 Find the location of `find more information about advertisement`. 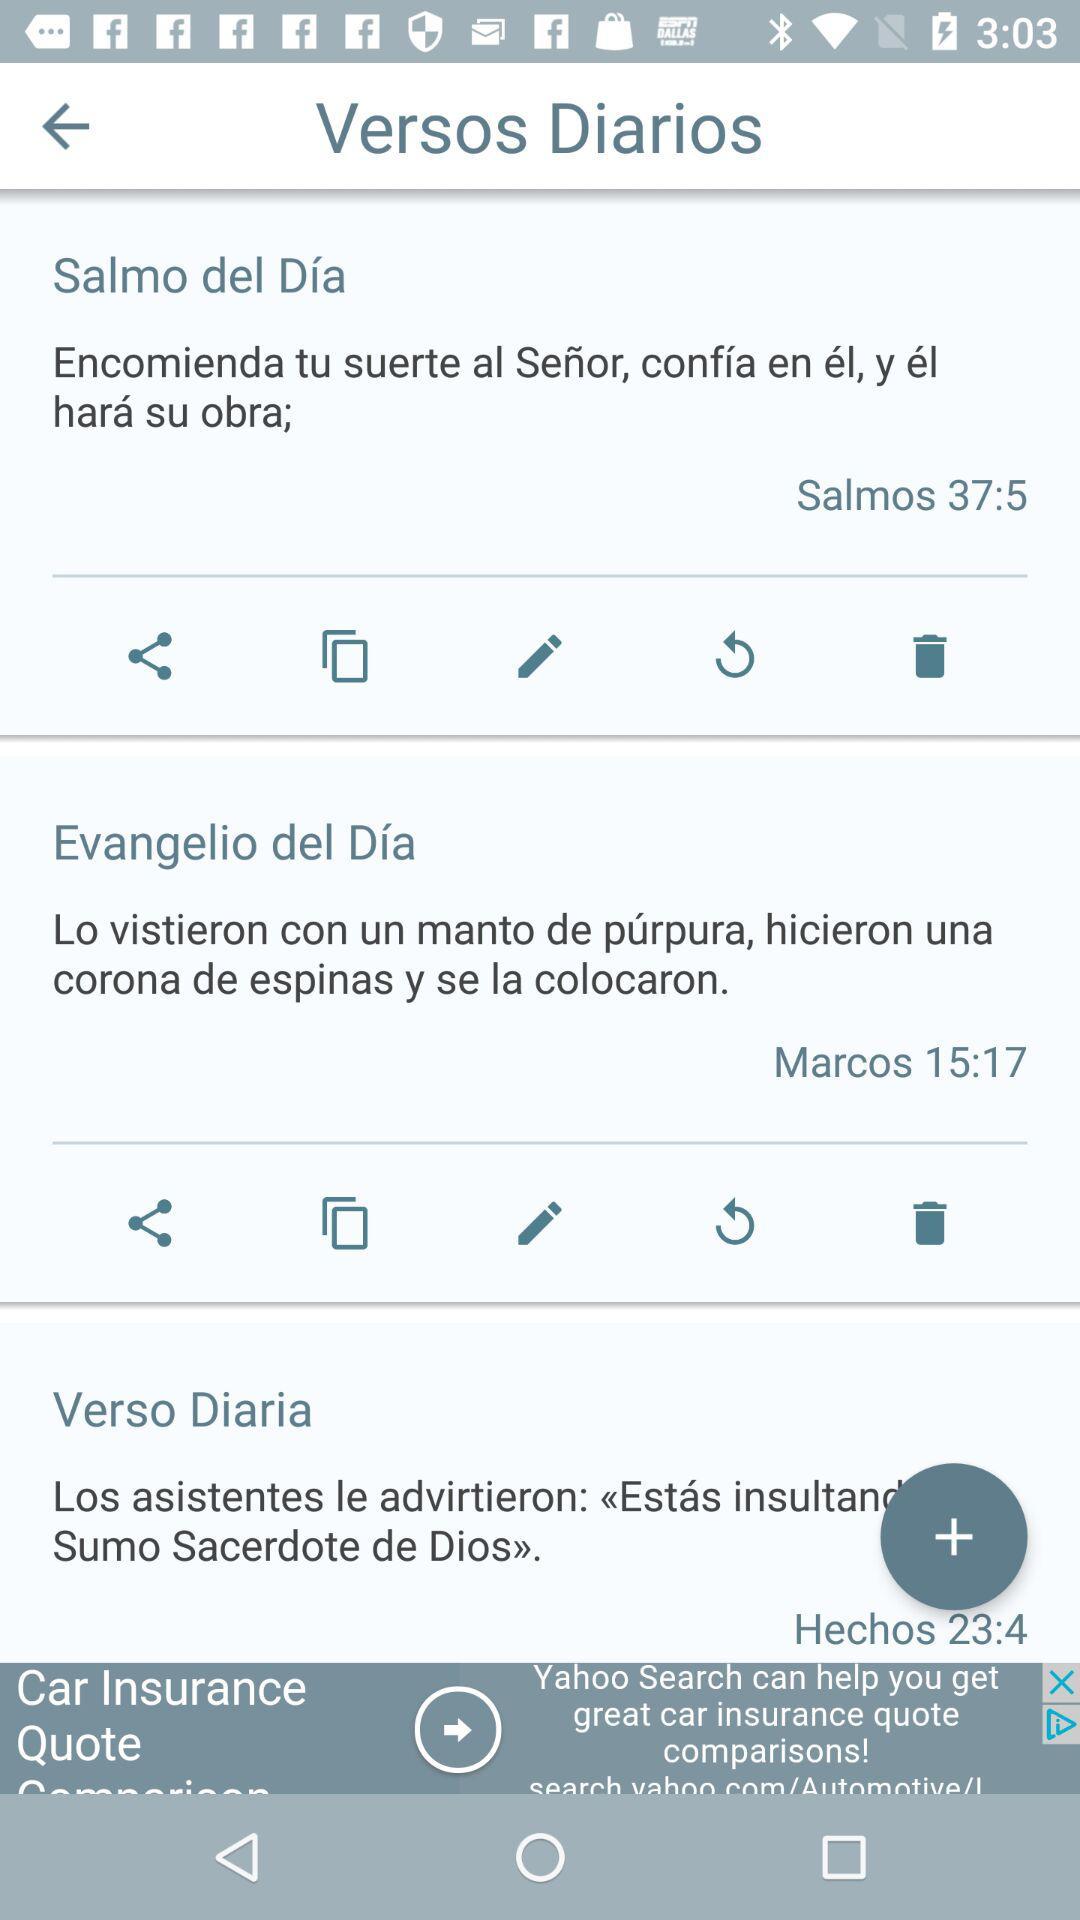

find more information about advertisement is located at coordinates (540, 1727).